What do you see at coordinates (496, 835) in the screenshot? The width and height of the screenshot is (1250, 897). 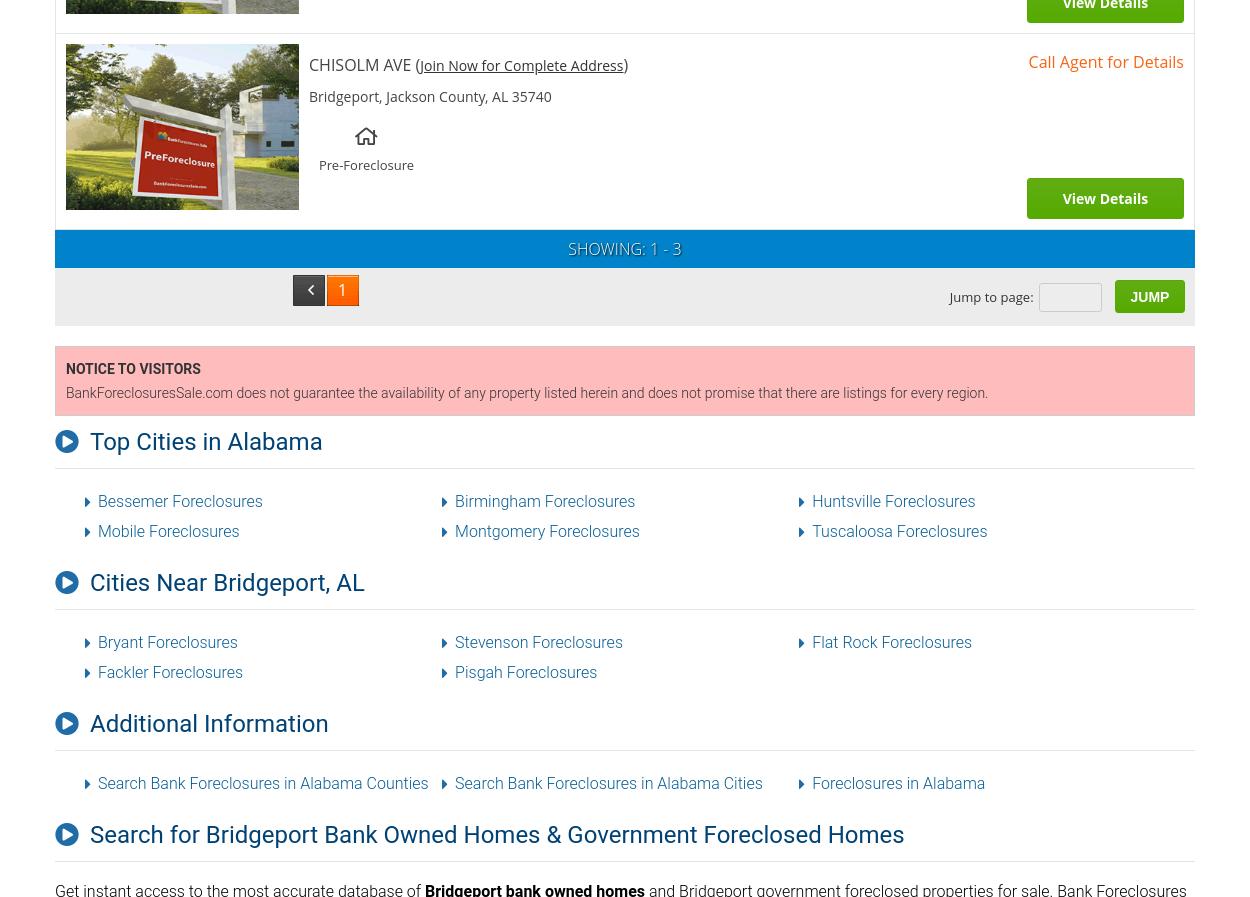 I see `'Search for Bridgeport Bank Owned Homes & Government Foreclosed Homes'` at bounding box center [496, 835].